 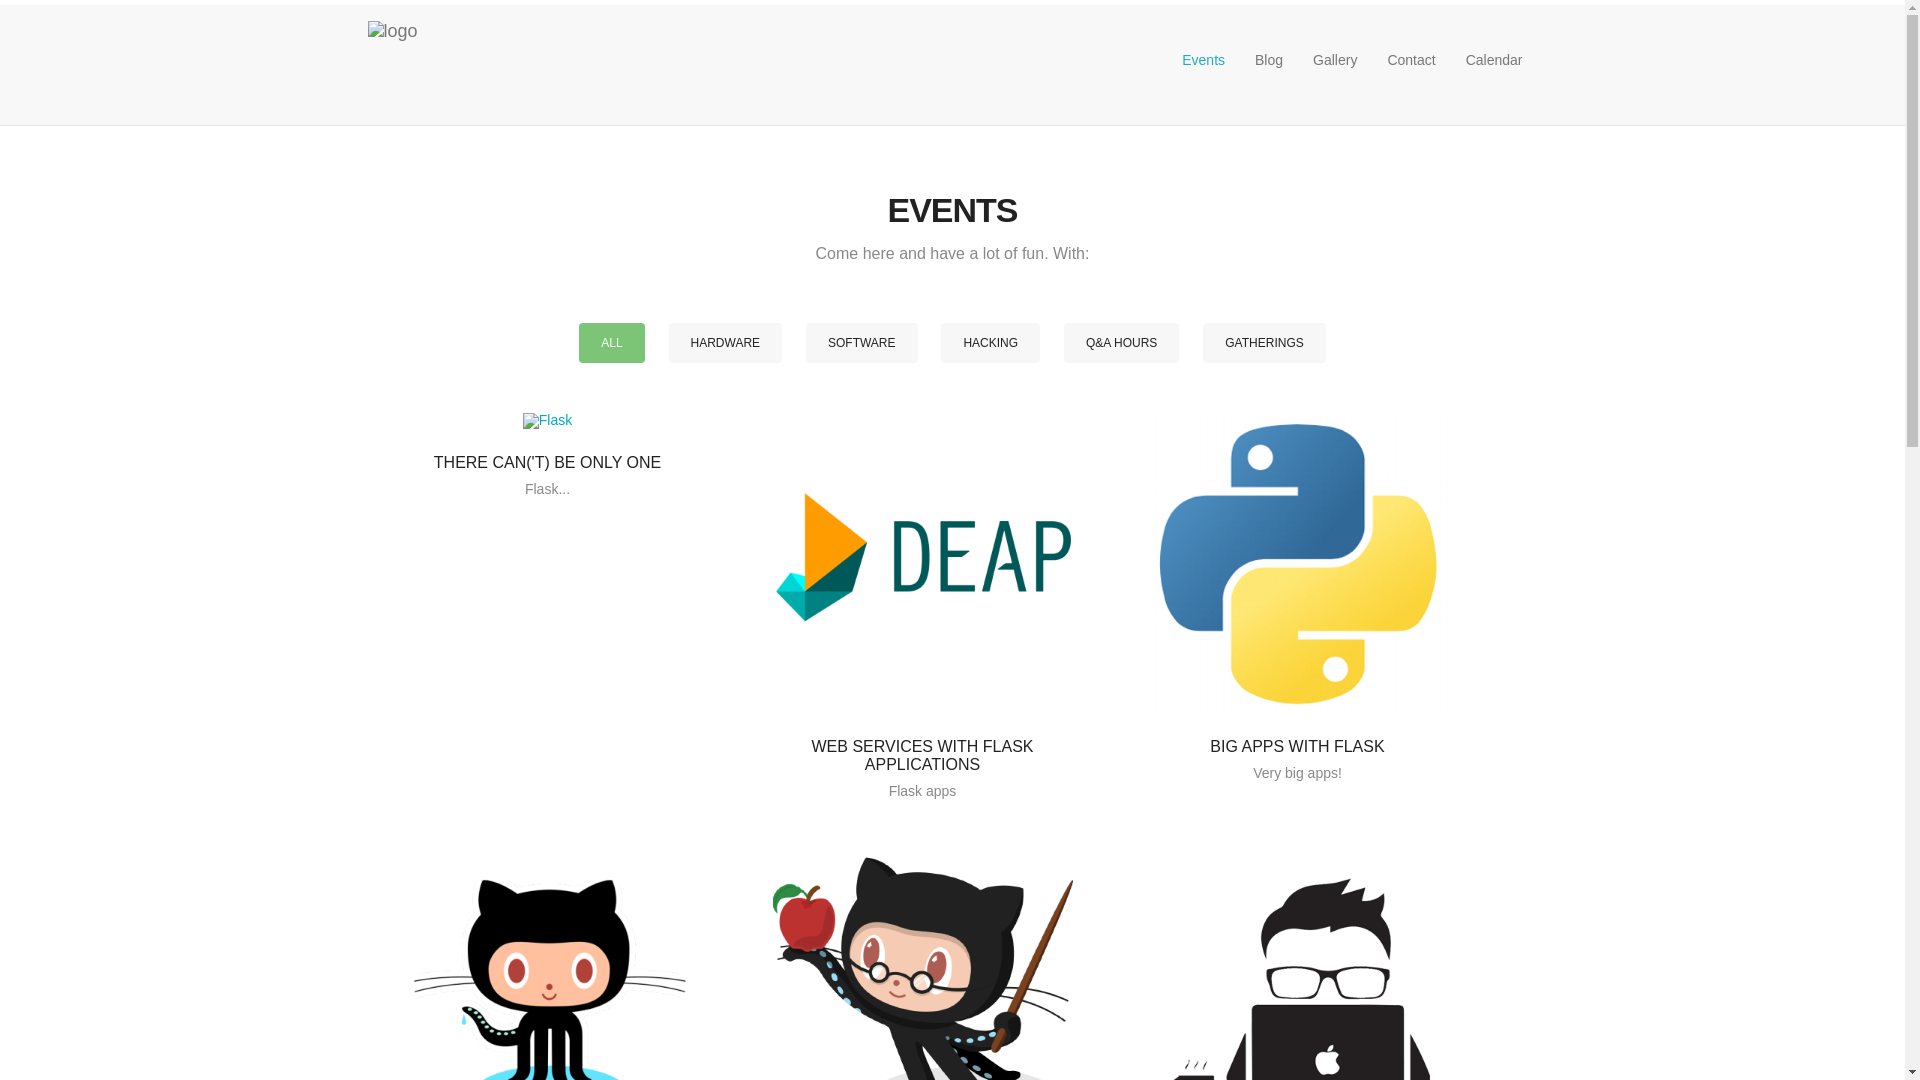 I want to click on 'Gallery', so click(x=1334, y=59).